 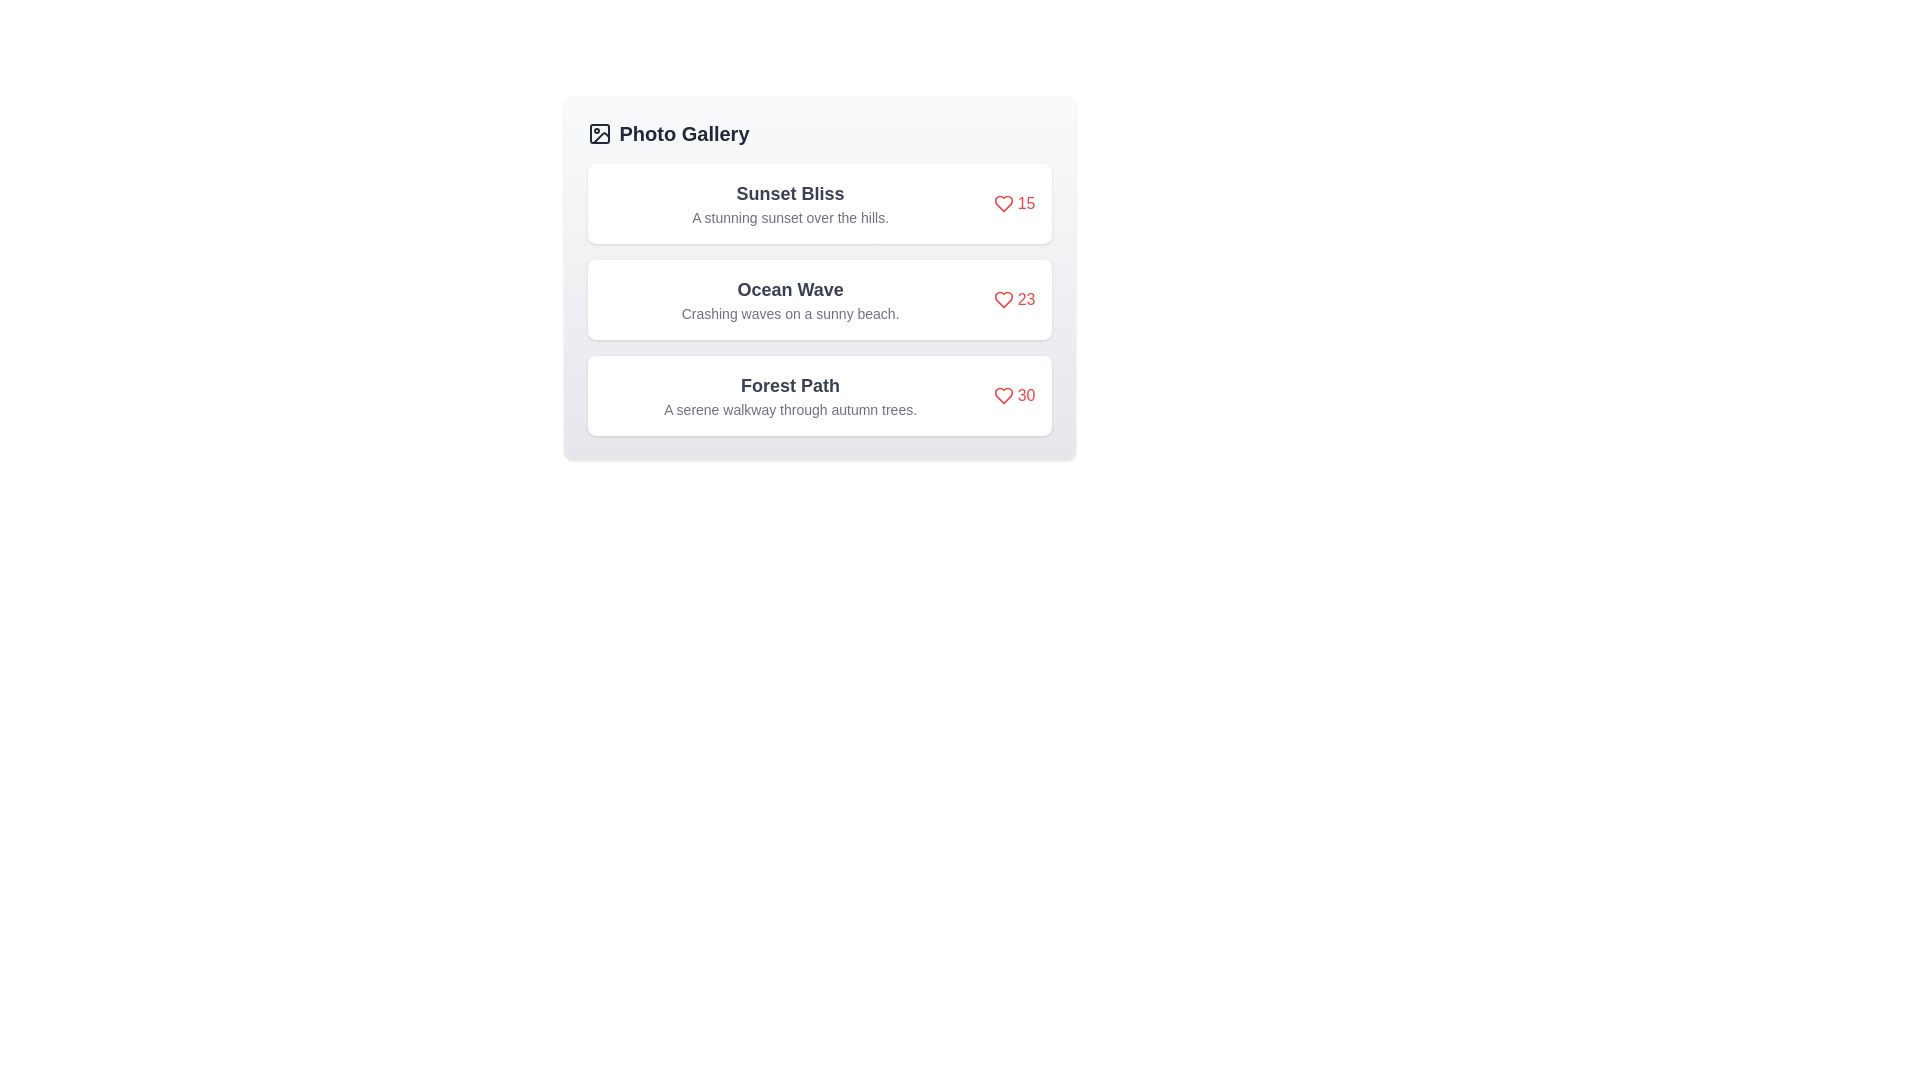 I want to click on the like button for Sunset Bliss, so click(x=1014, y=204).